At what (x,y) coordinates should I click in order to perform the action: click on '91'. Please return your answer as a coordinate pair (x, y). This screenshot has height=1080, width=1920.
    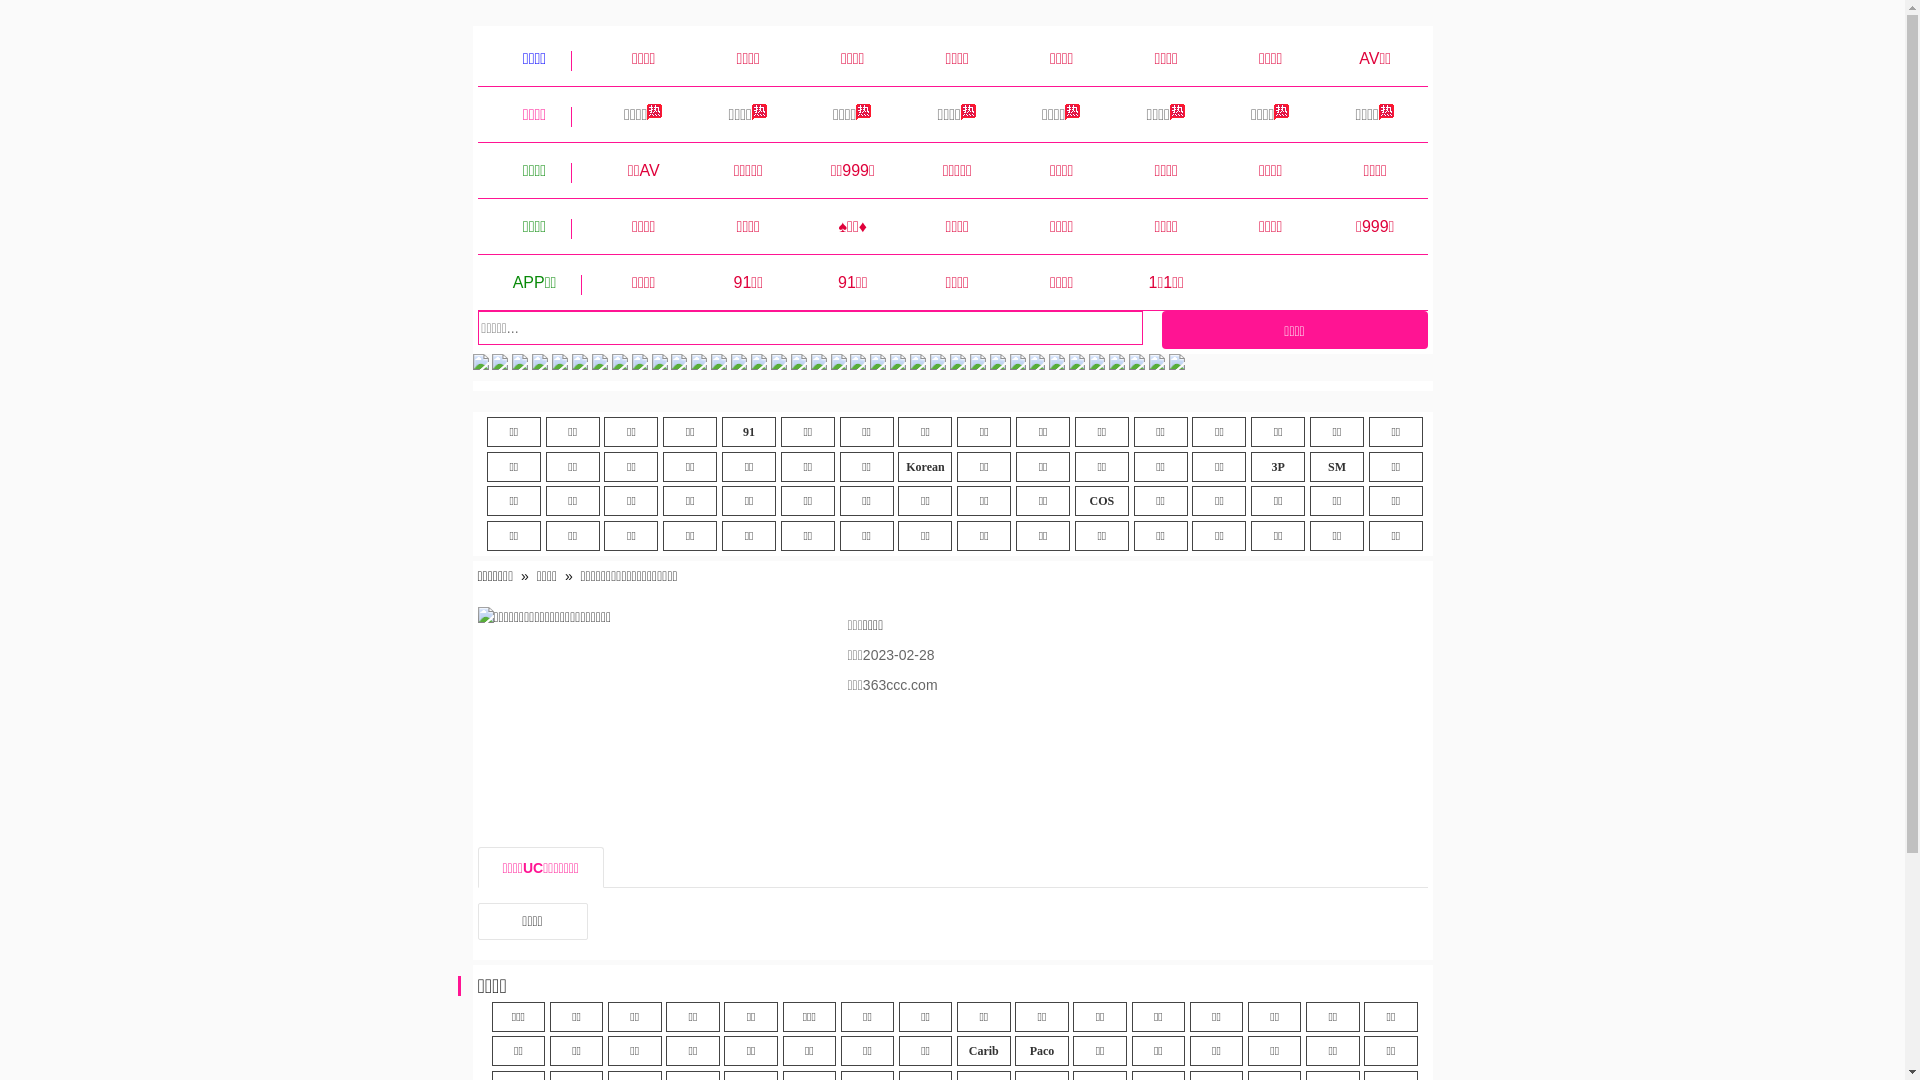
    Looking at the image, I should click on (720, 431).